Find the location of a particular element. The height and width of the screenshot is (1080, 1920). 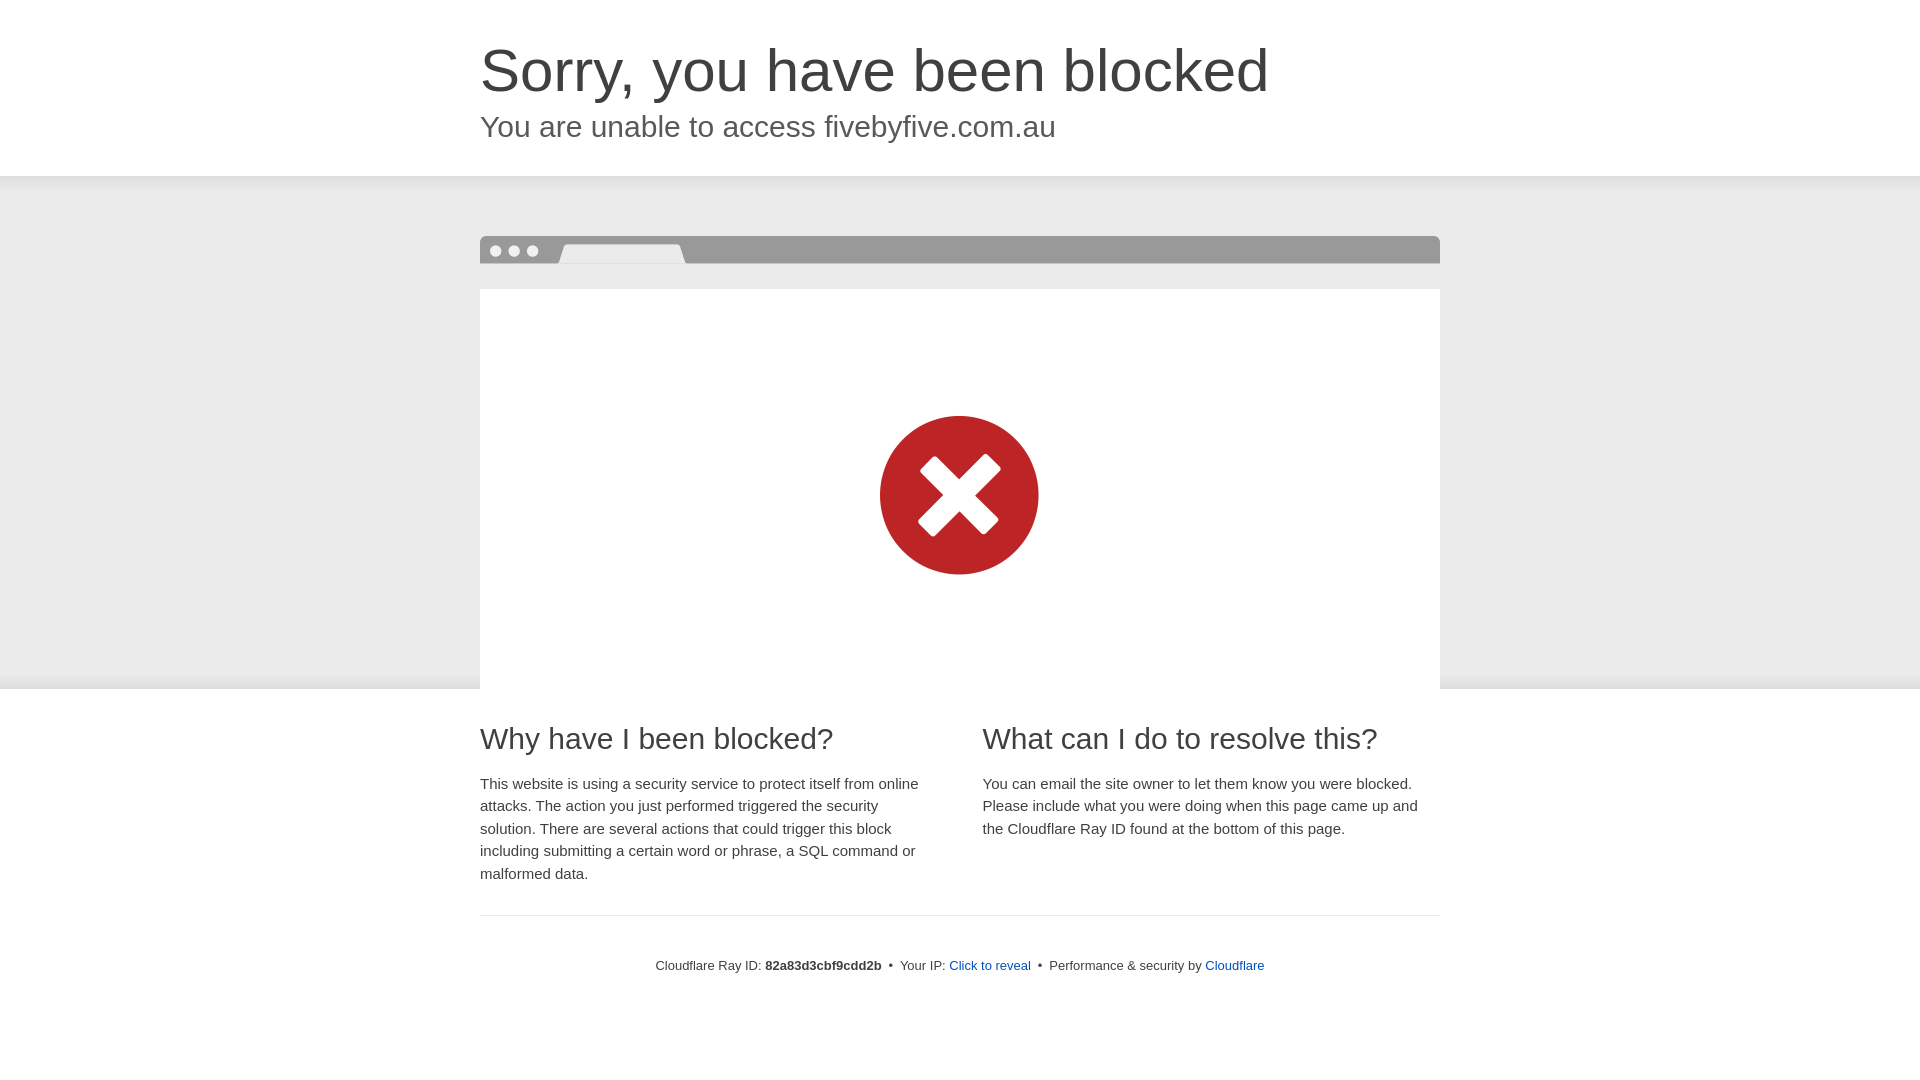

'Click to reveal' is located at coordinates (989, 964).